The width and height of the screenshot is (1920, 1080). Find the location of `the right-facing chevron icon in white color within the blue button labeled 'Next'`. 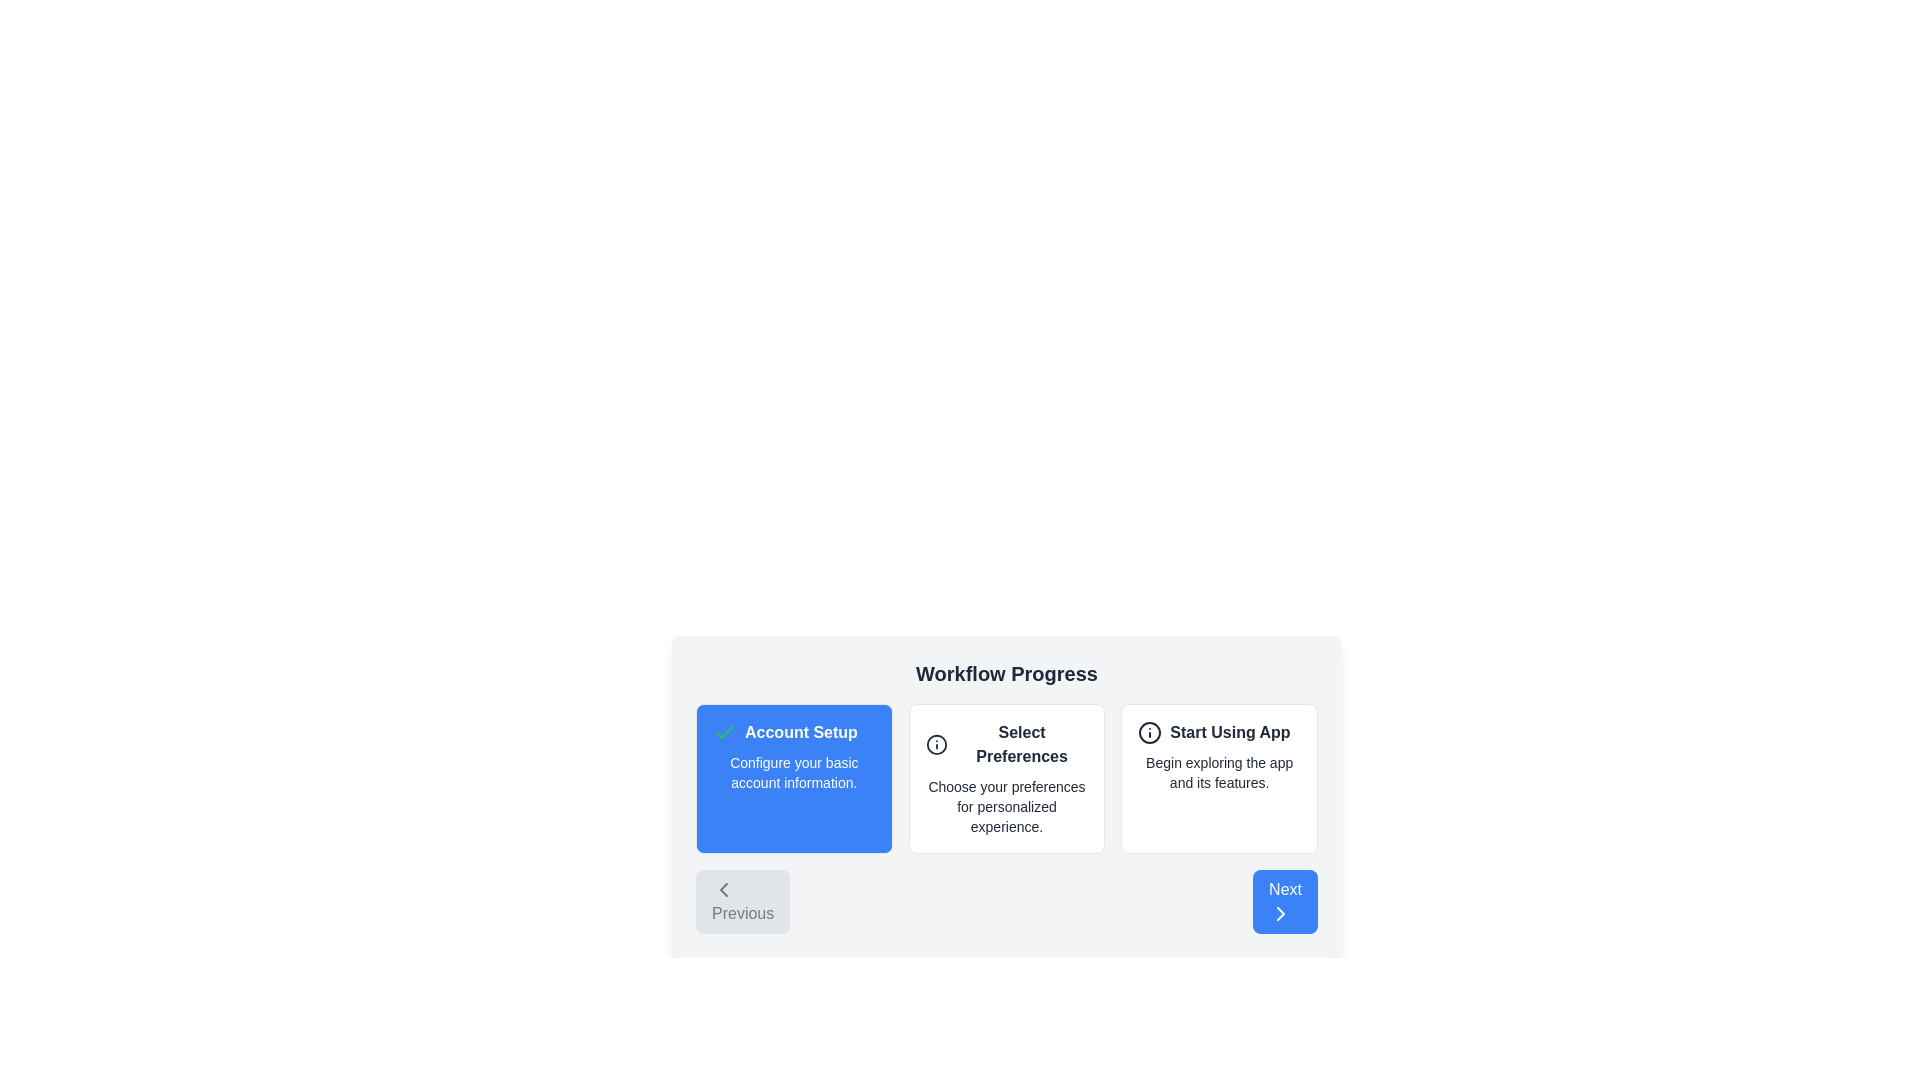

the right-facing chevron icon in white color within the blue button labeled 'Next' is located at coordinates (1281, 914).